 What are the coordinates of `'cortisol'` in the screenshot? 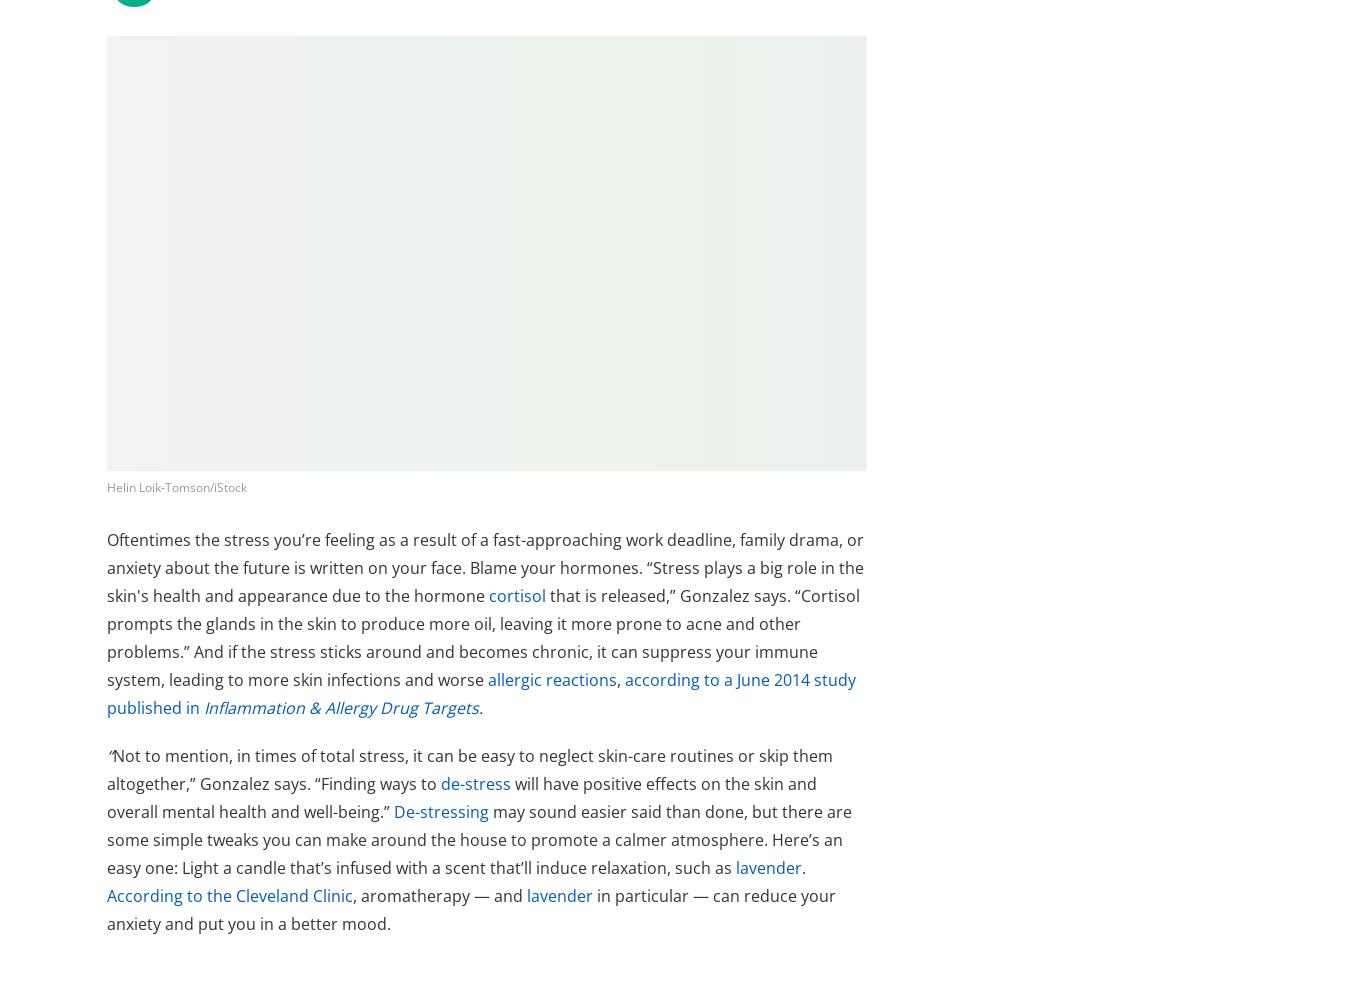 It's located at (517, 595).